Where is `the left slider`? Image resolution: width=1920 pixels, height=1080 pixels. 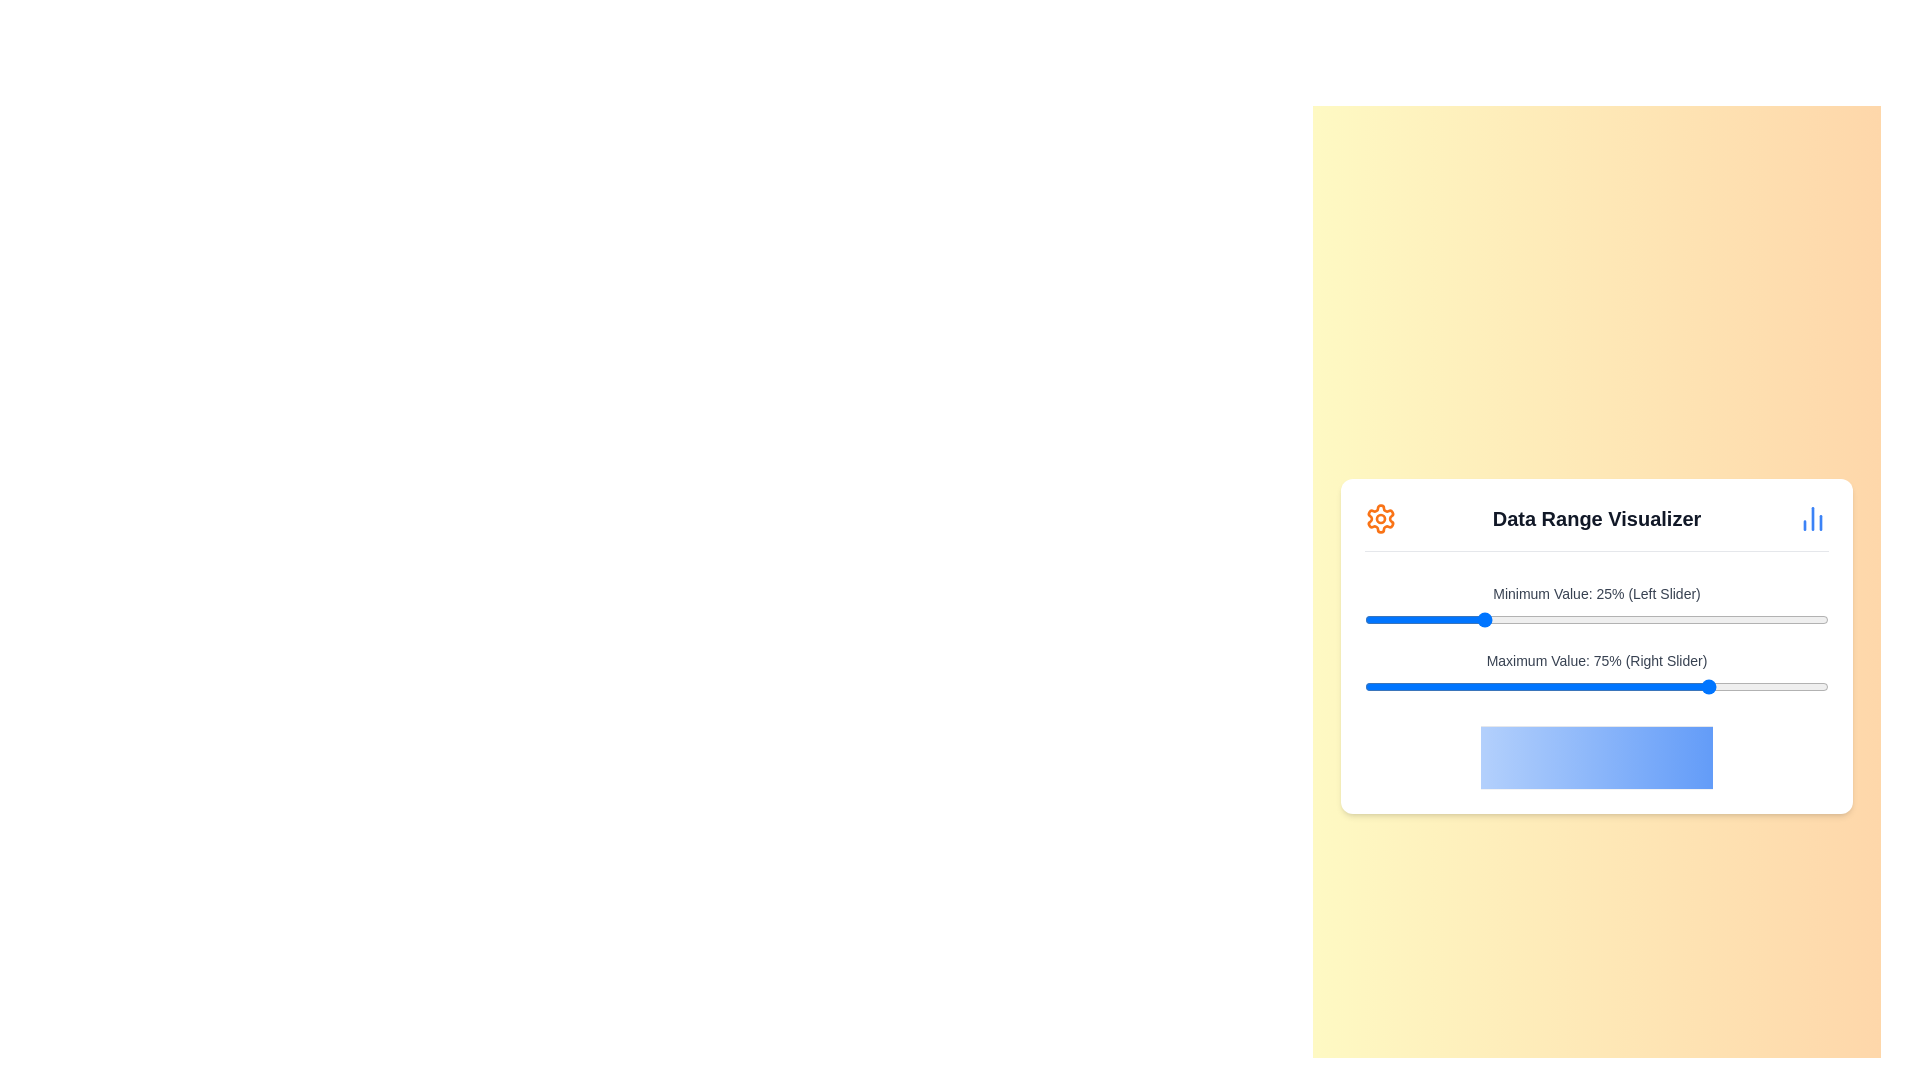 the left slider is located at coordinates (1410, 618).